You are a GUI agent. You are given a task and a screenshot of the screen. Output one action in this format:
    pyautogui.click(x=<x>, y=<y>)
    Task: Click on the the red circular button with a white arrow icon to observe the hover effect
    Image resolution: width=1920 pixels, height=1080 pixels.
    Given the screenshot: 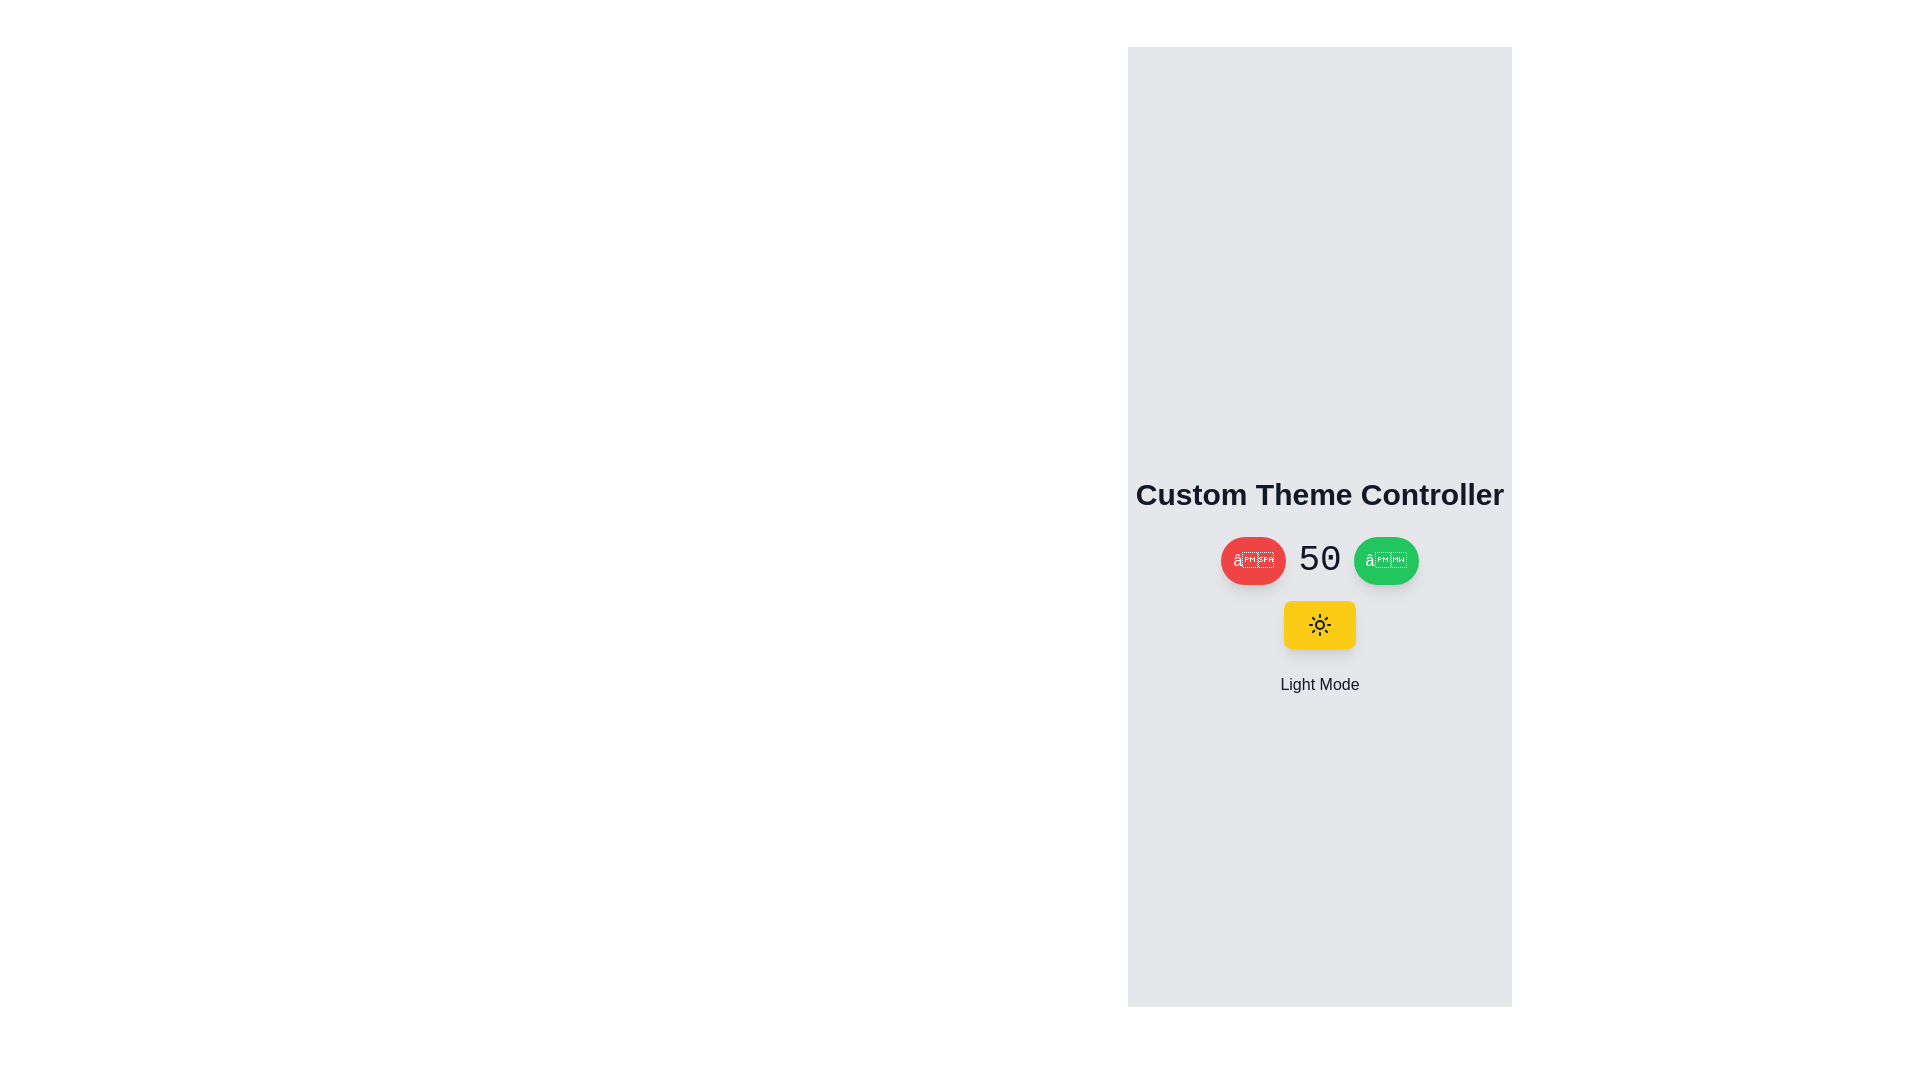 What is the action you would take?
    pyautogui.click(x=1252, y=560)
    